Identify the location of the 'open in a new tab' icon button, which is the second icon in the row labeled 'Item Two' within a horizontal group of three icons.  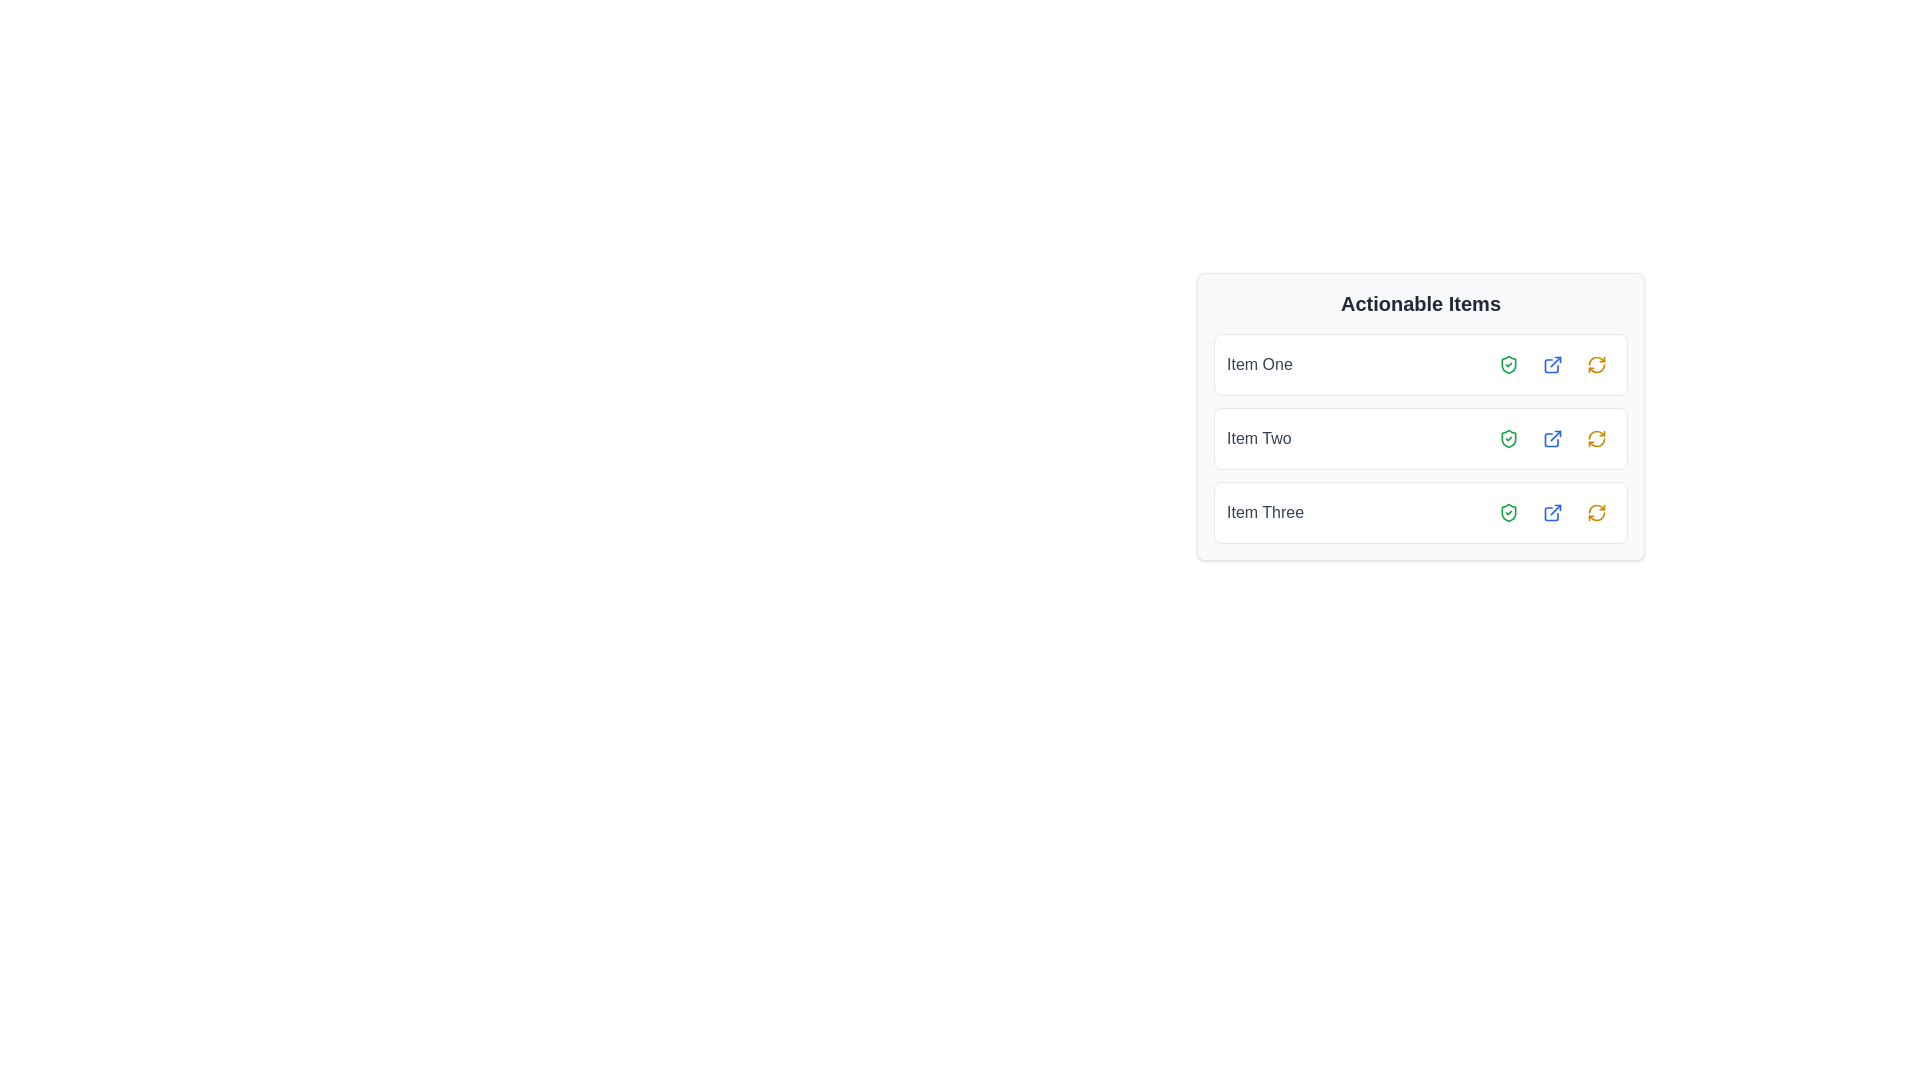
(1552, 438).